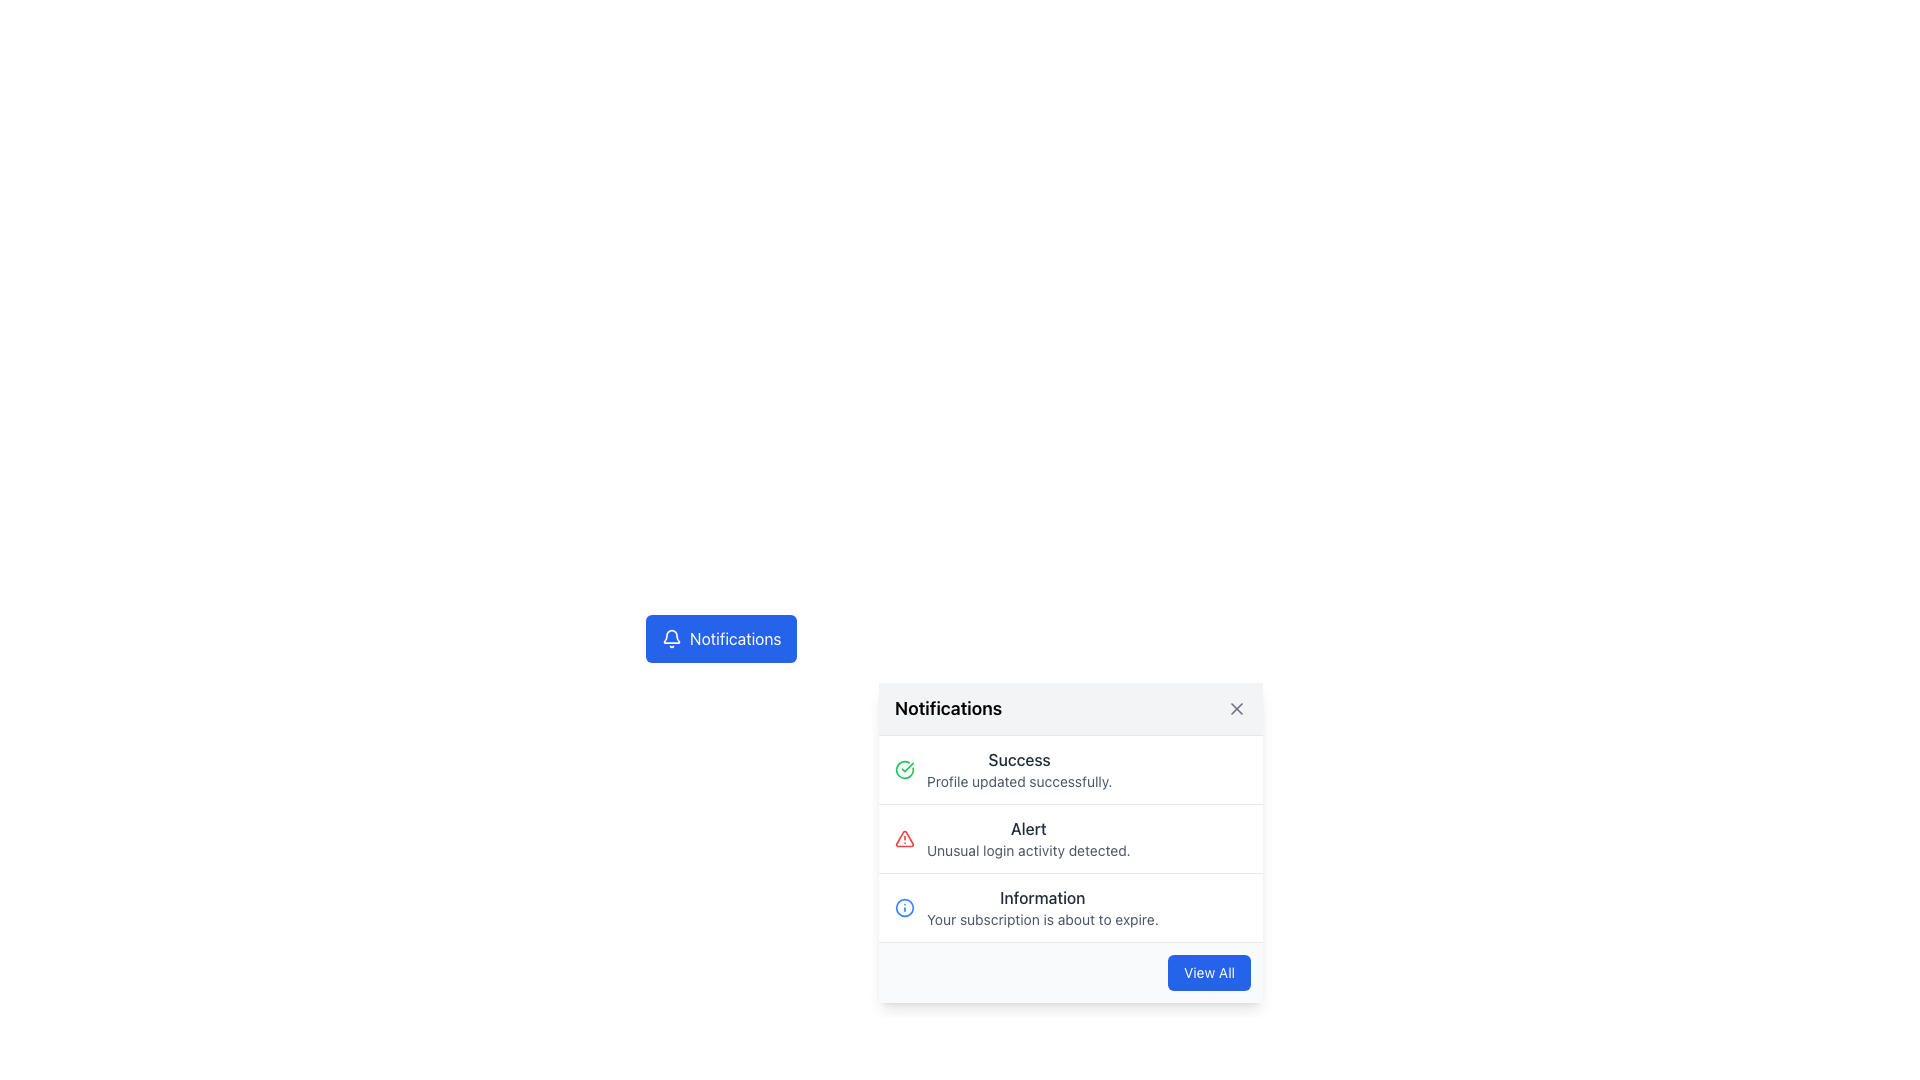  I want to click on the text label styled in light gray color that is displayed below the bold 'Success' label in the notification dialog, so click(1019, 781).